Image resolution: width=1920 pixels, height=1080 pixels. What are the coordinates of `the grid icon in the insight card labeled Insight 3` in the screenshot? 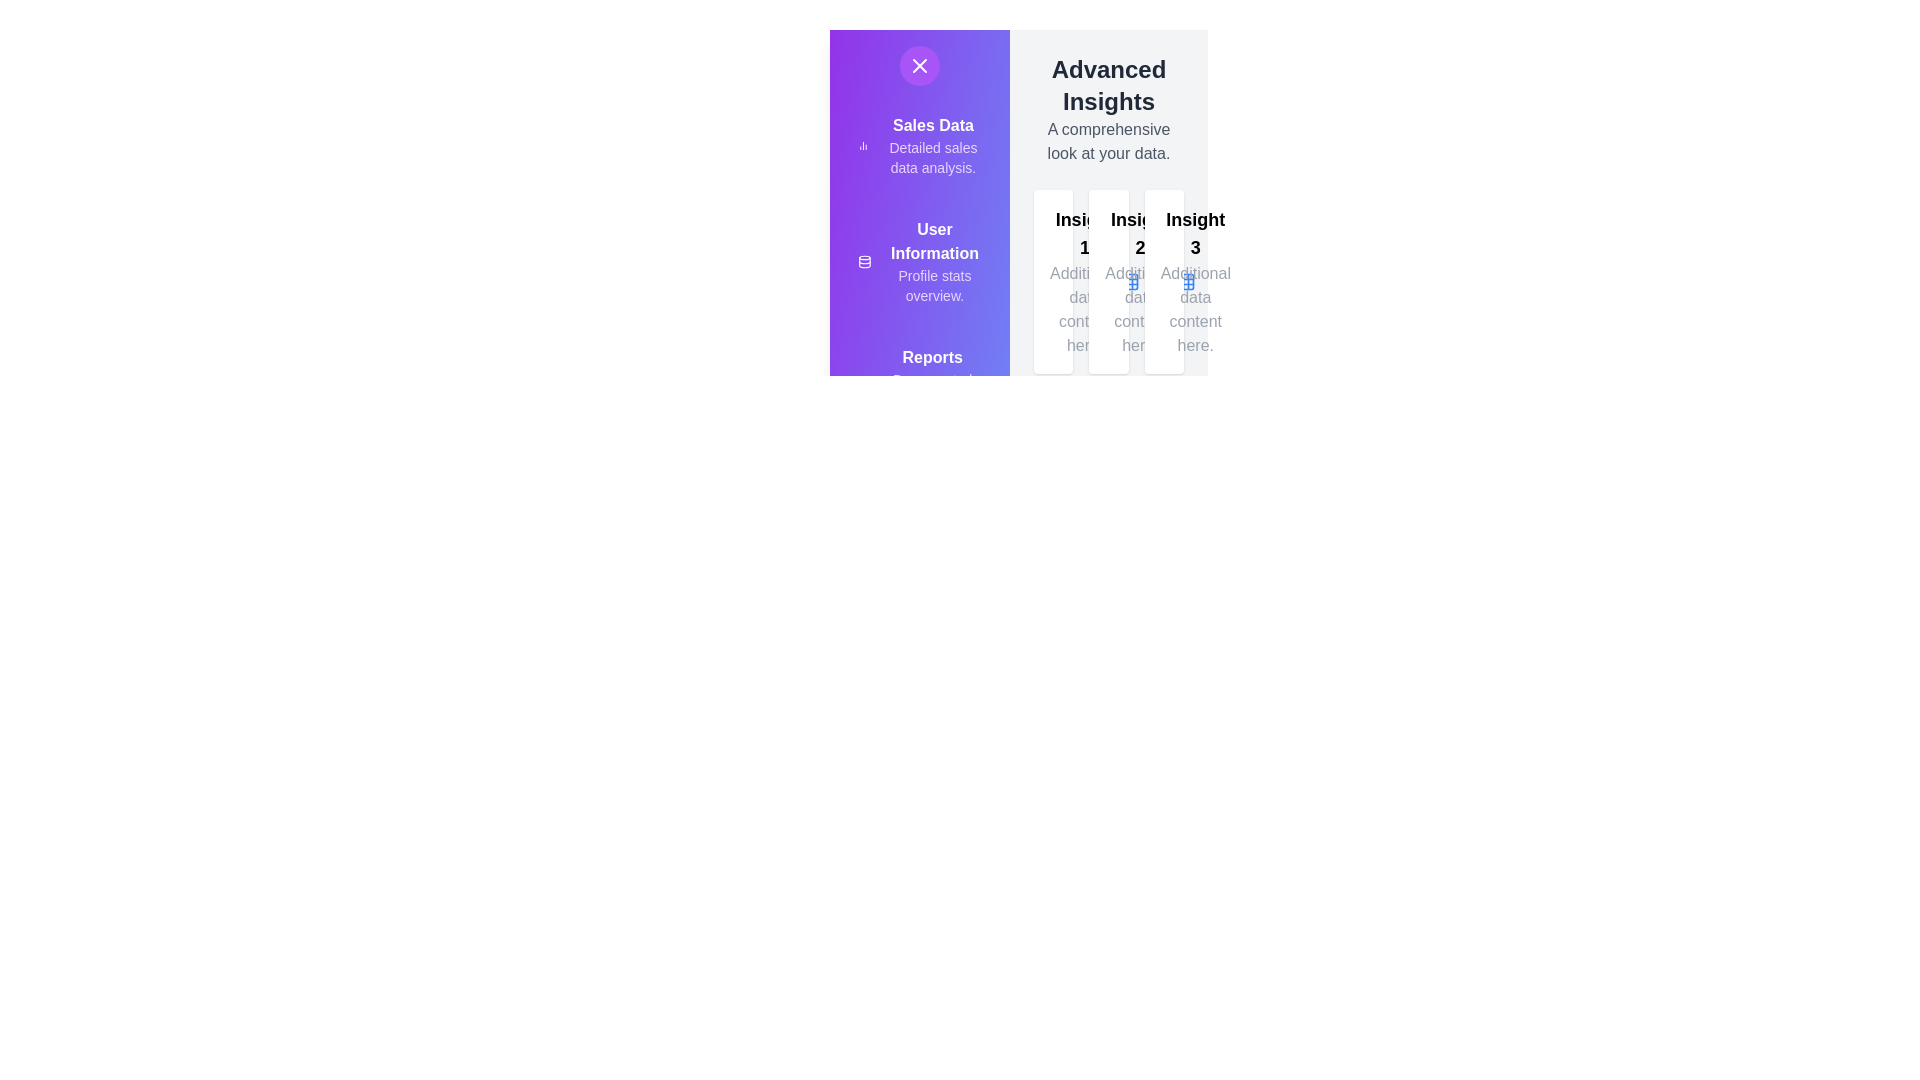 It's located at (1239, 281).